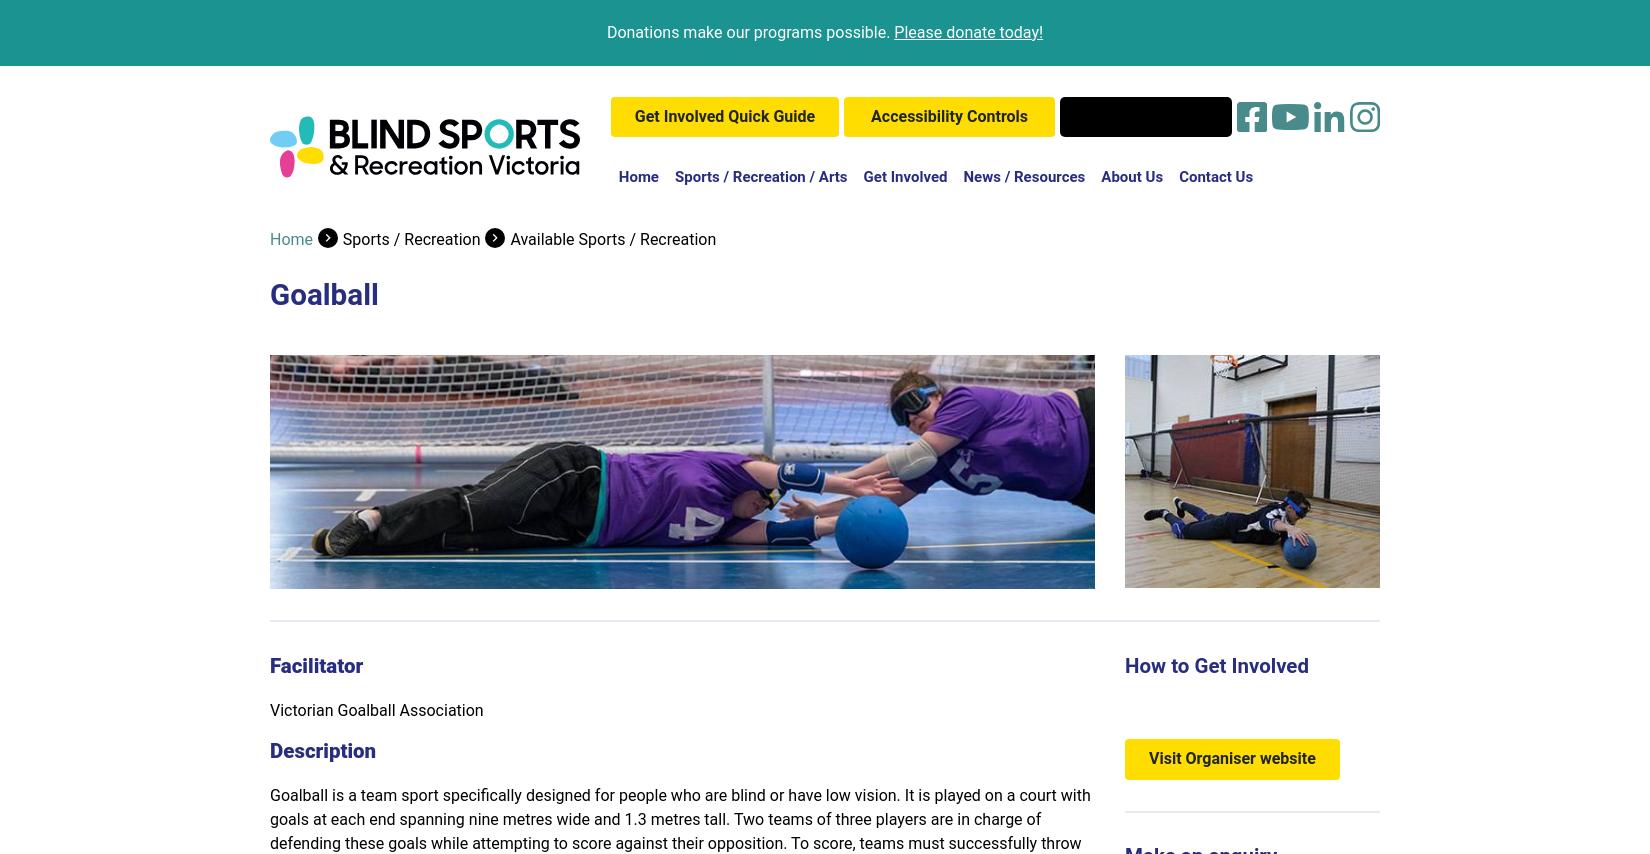 This screenshot has height=854, width=1650. I want to click on 'Sports / Recreation', so click(411, 238).